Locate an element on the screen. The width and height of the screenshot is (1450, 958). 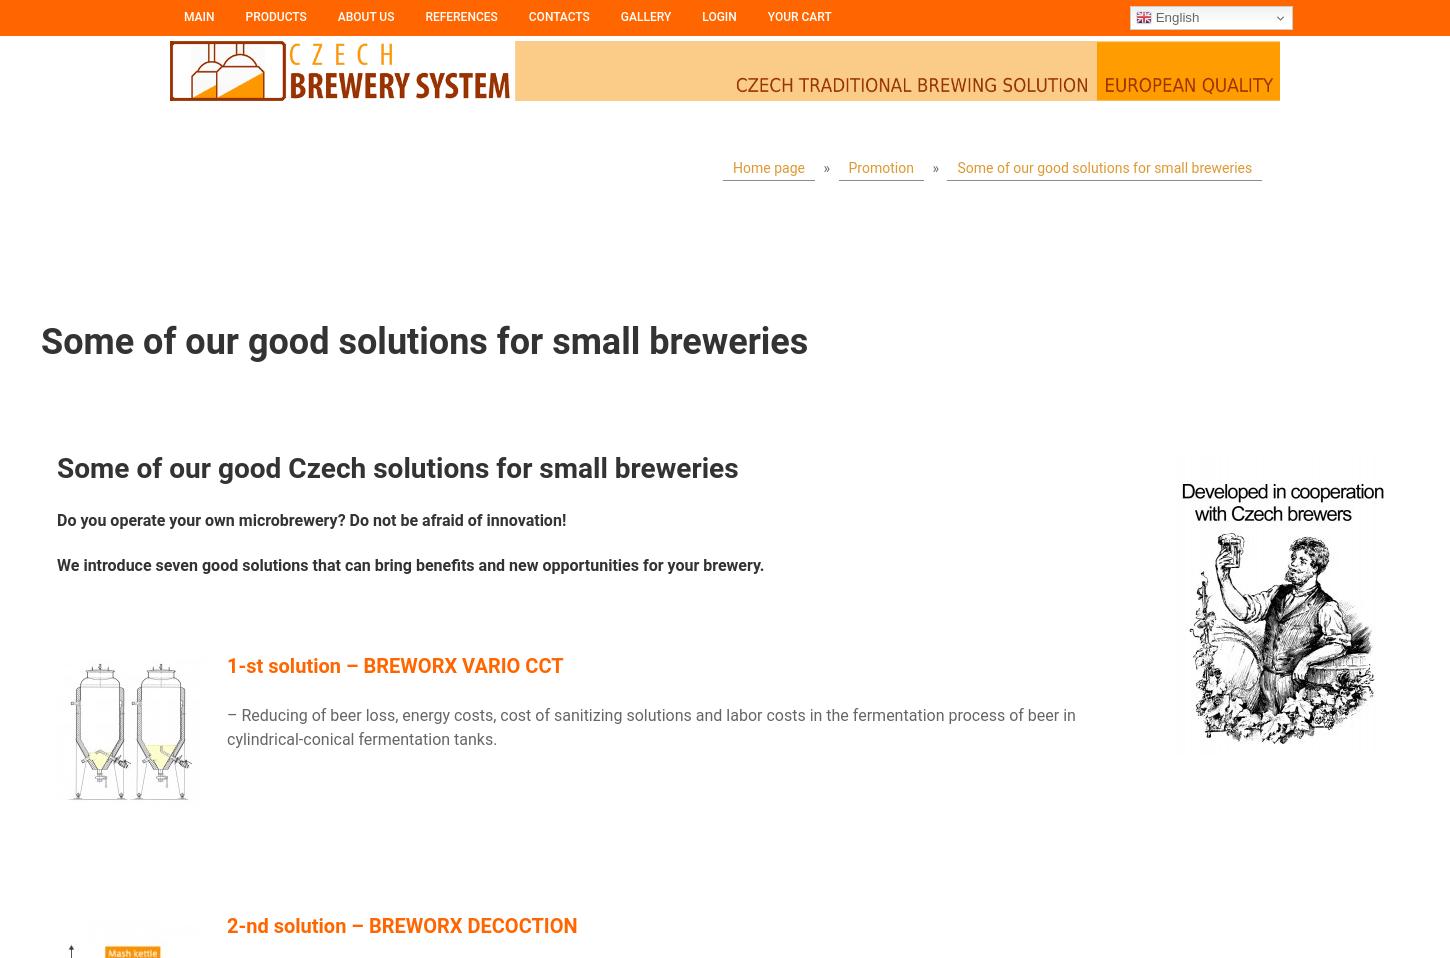
'We introduce seven good solutions that can bring benefits and new opportunities for your brewery.' is located at coordinates (409, 564).